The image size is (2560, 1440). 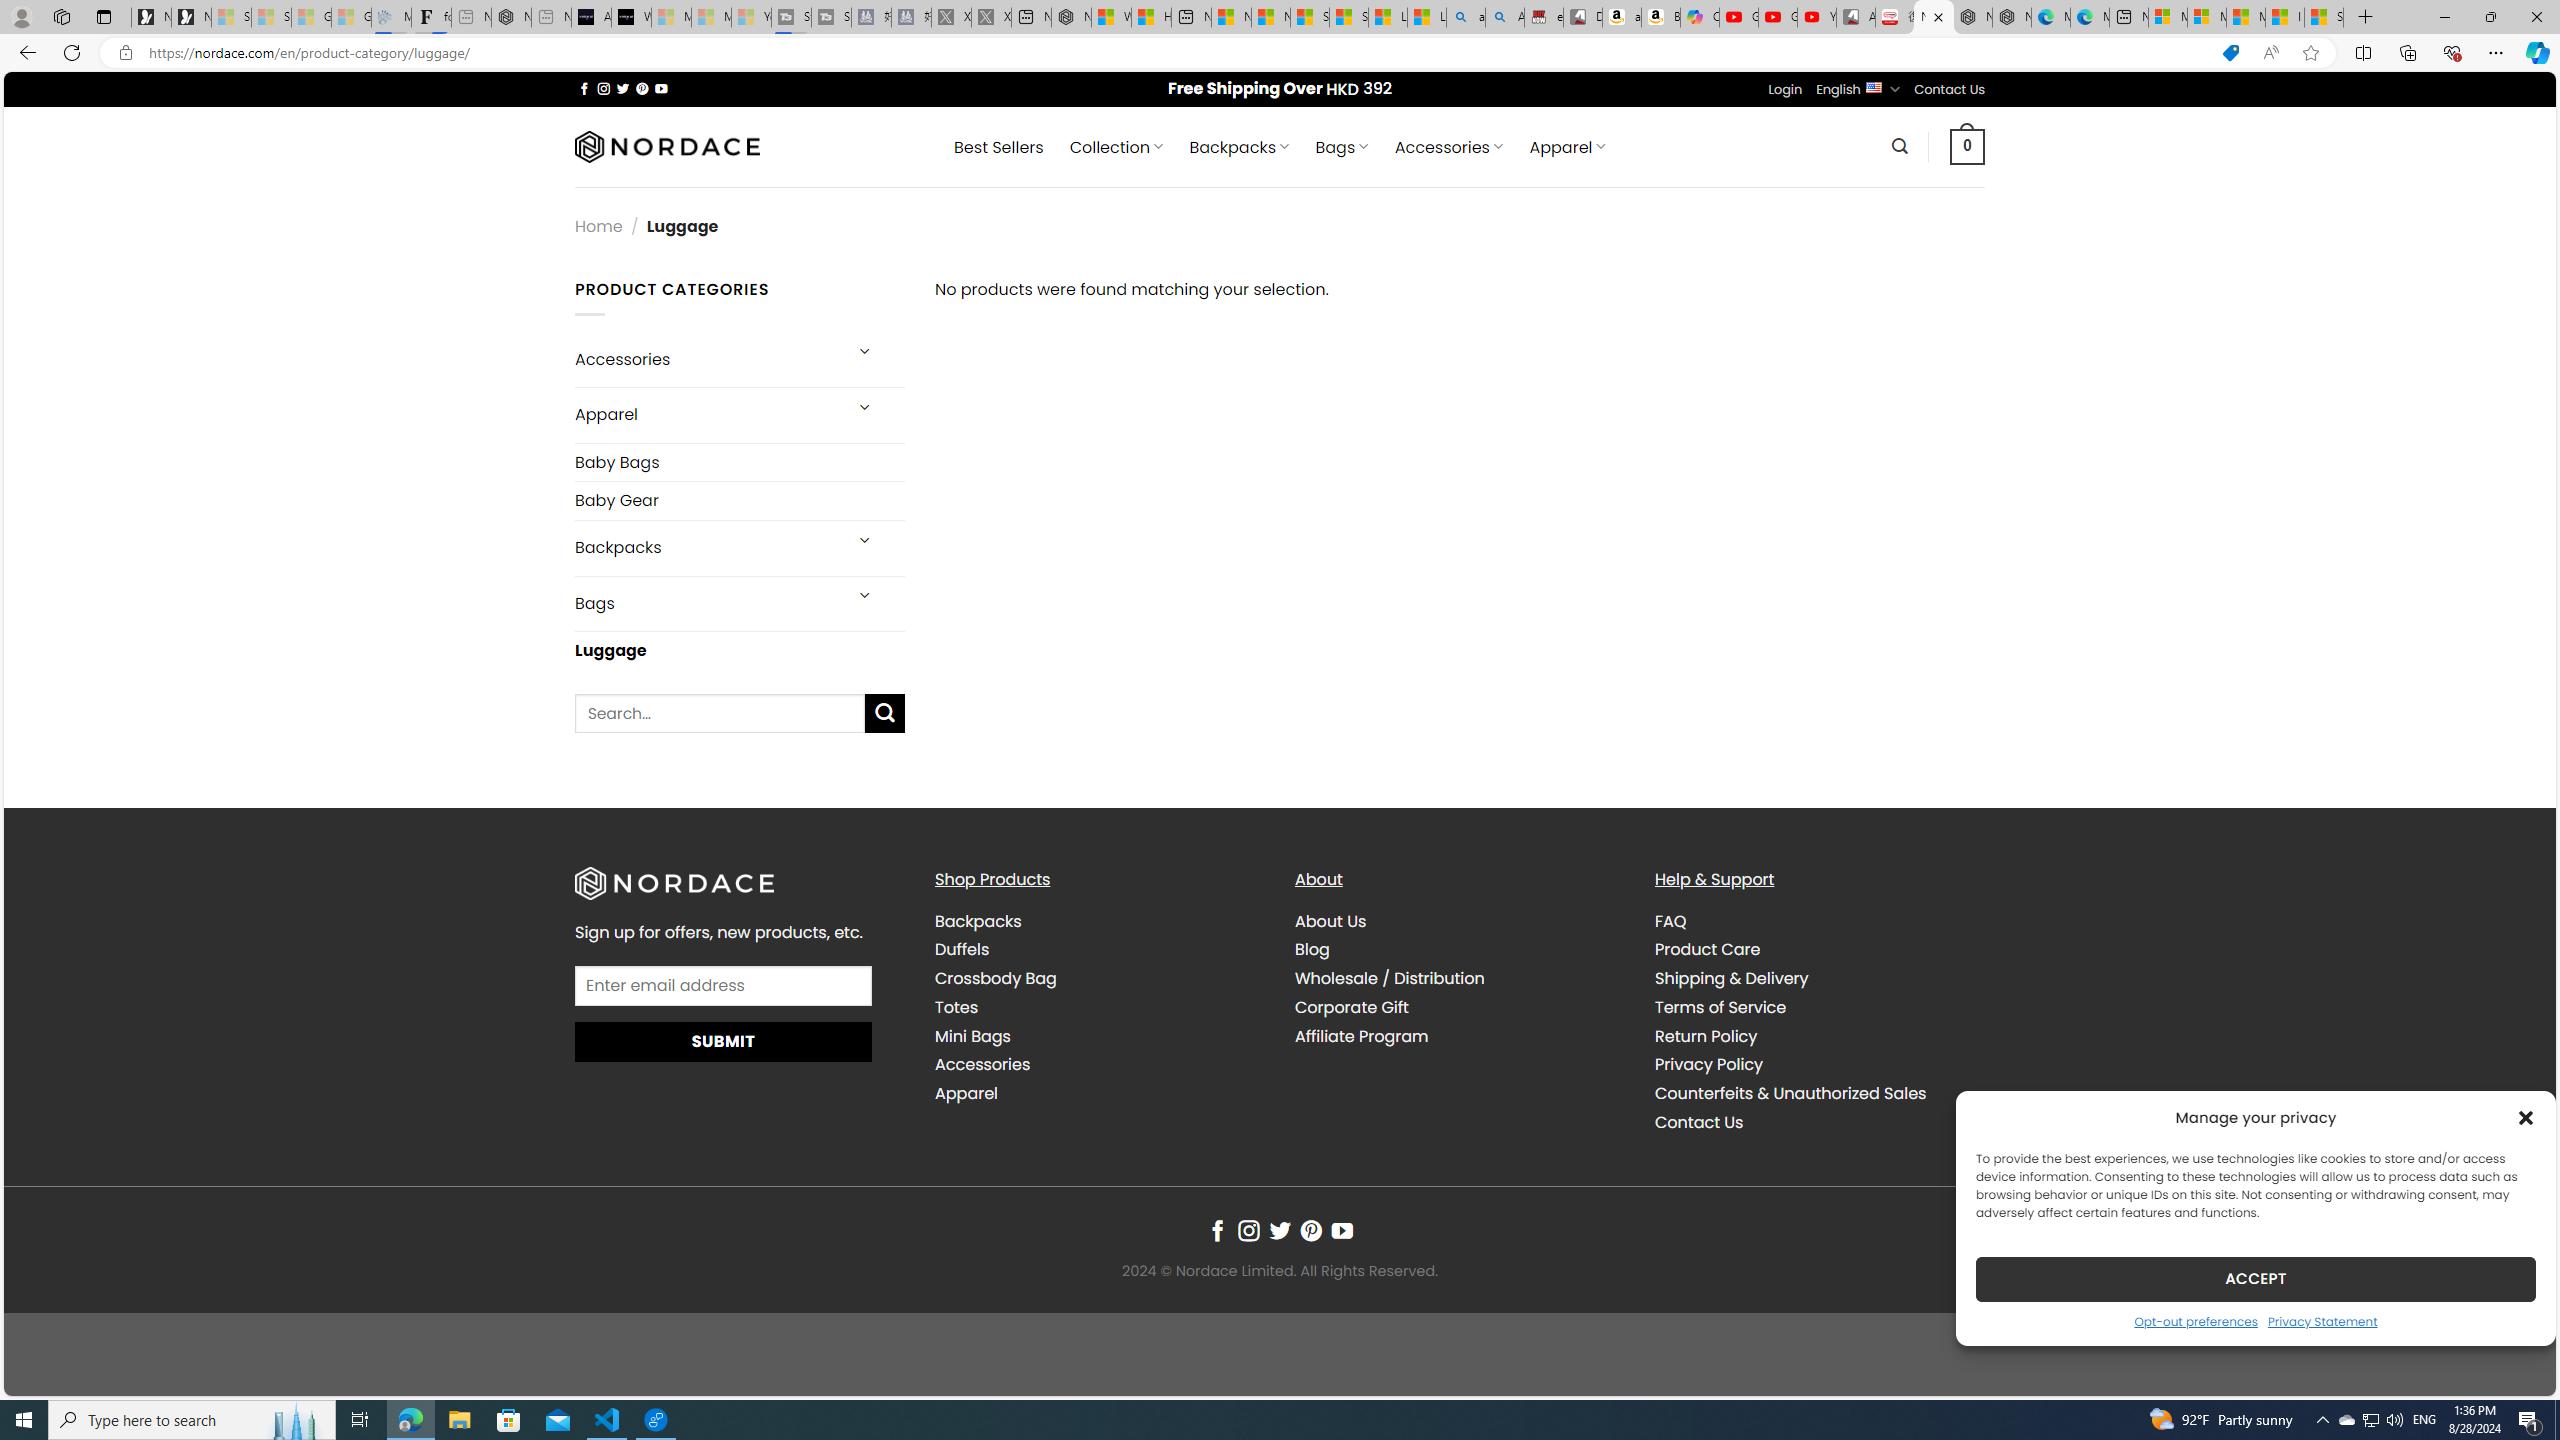 I want to click on 'Blog', so click(x=1312, y=949).